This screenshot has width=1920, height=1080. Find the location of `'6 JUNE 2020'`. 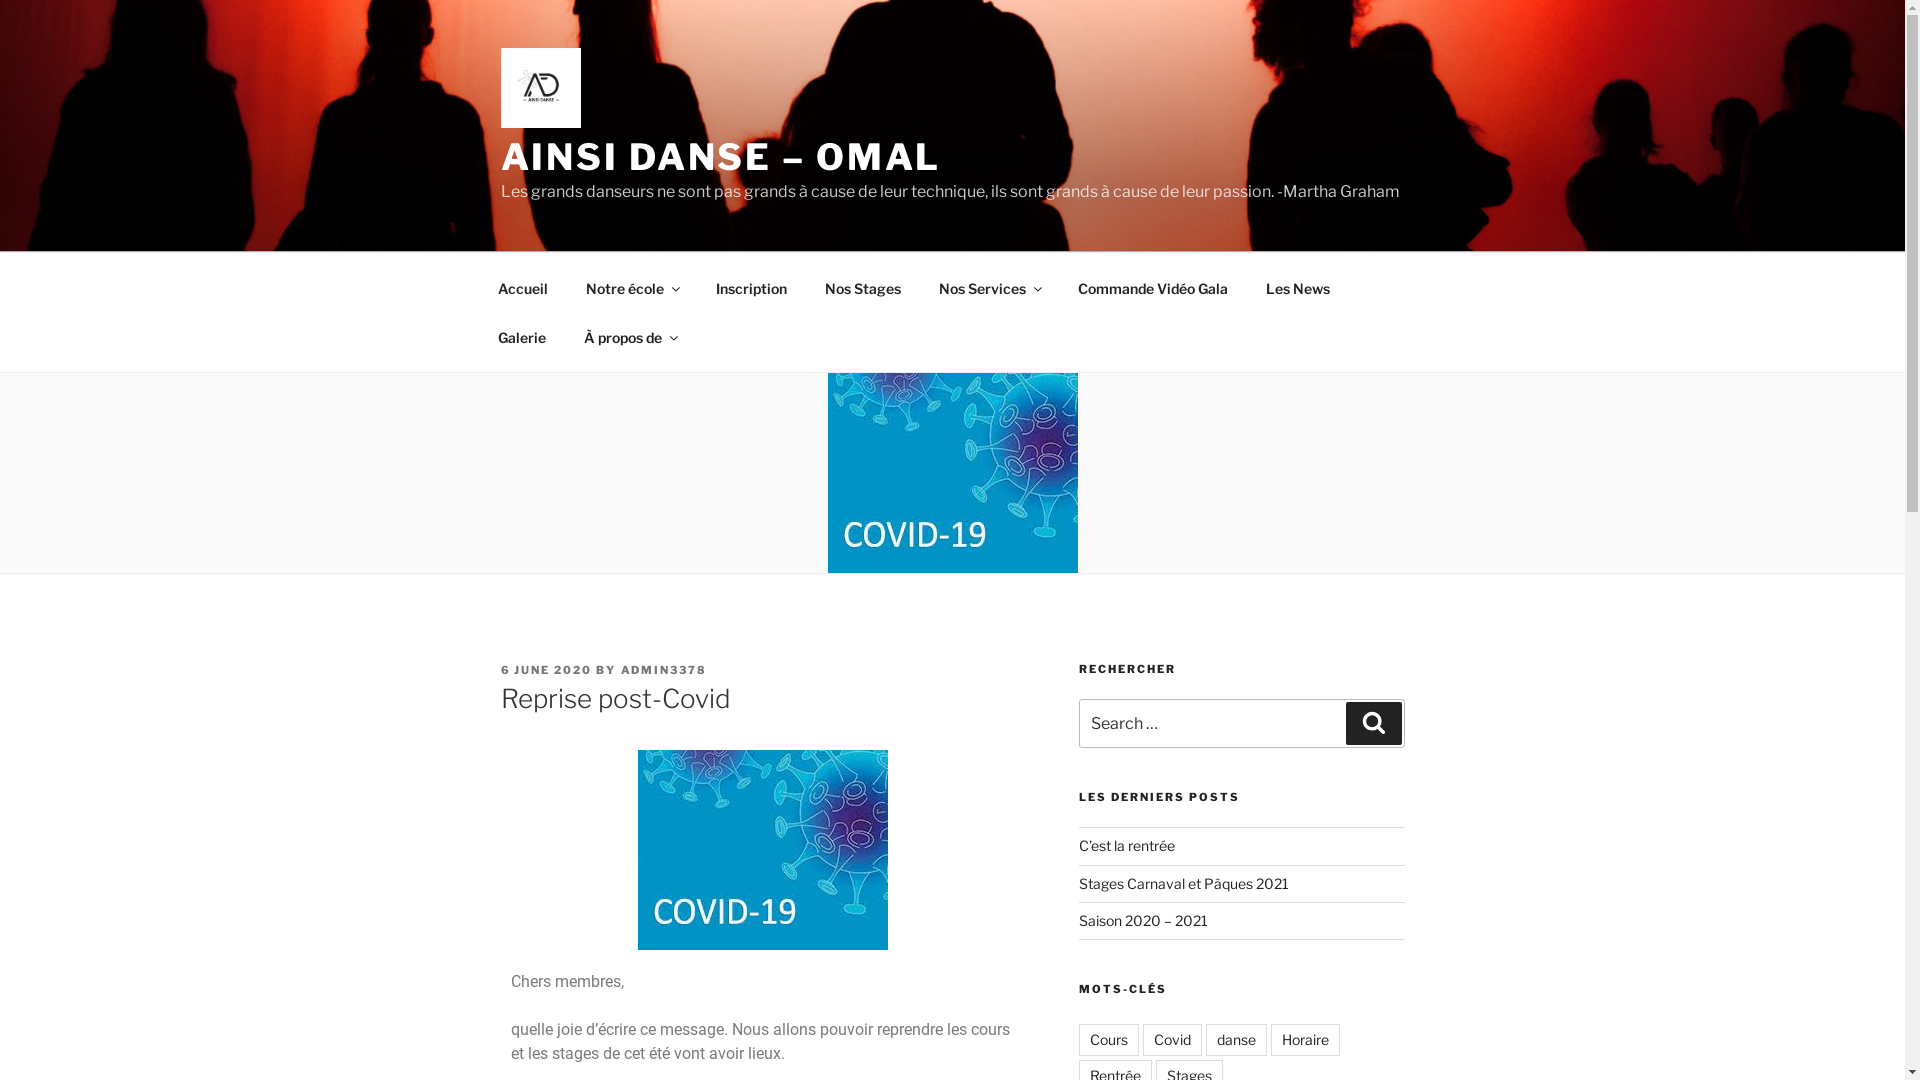

'6 JUNE 2020' is located at coordinates (499, 670).